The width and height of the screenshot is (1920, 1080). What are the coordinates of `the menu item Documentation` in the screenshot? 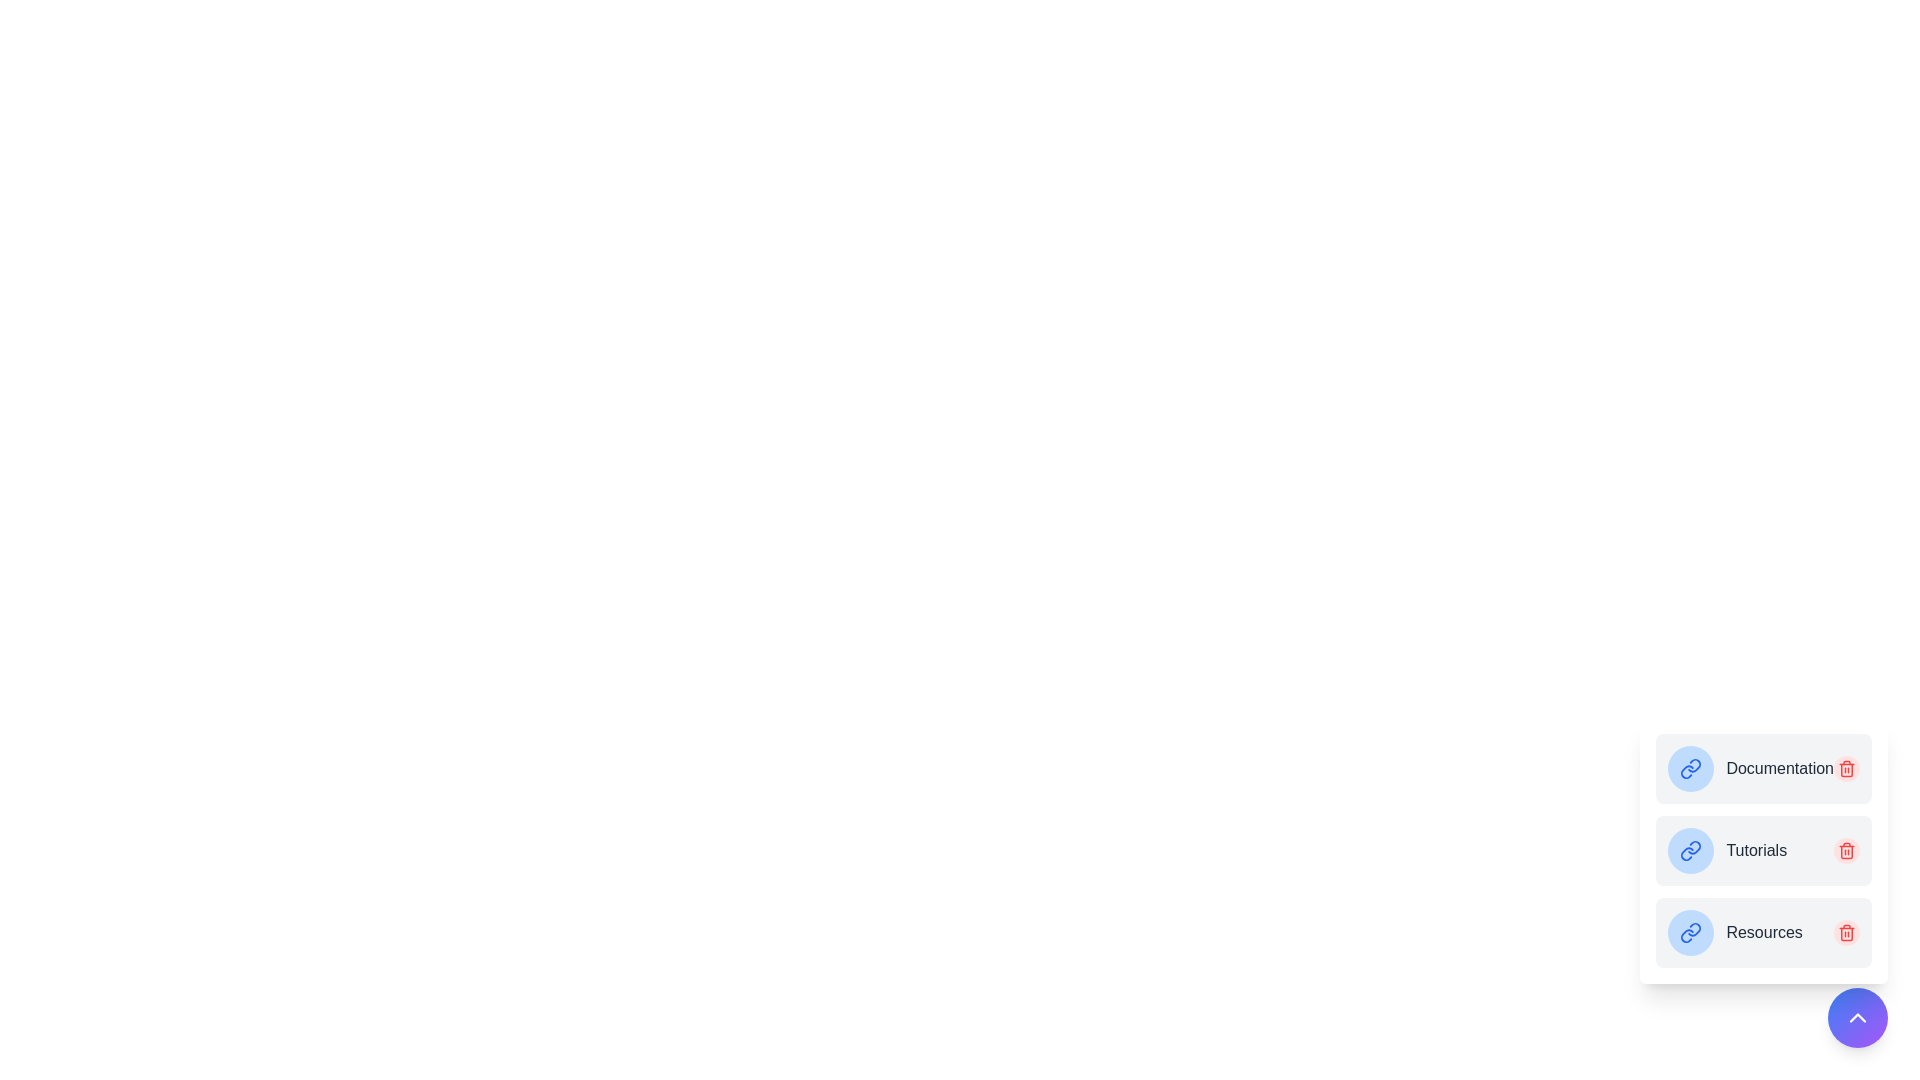 It's located at (1764, 767).